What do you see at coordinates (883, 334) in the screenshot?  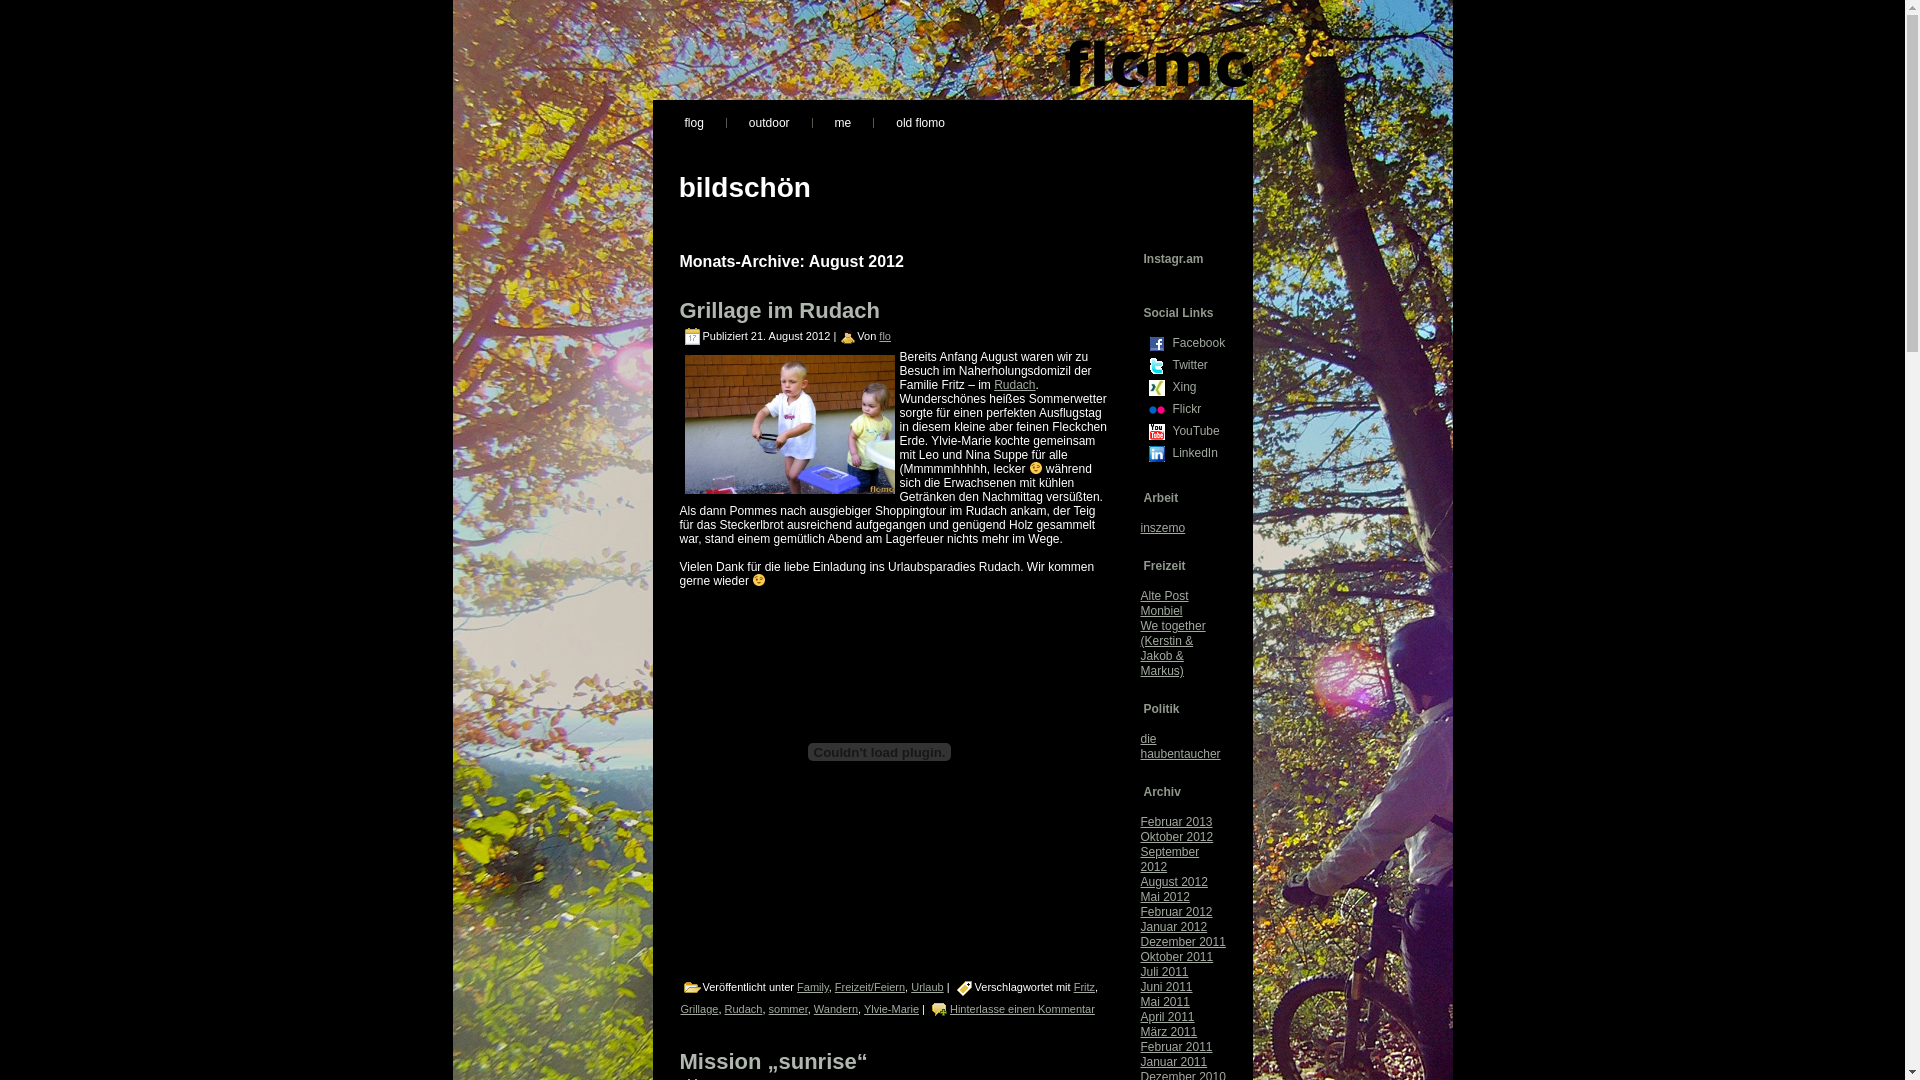 I see `'flo'` at bounding box center [883, 334].